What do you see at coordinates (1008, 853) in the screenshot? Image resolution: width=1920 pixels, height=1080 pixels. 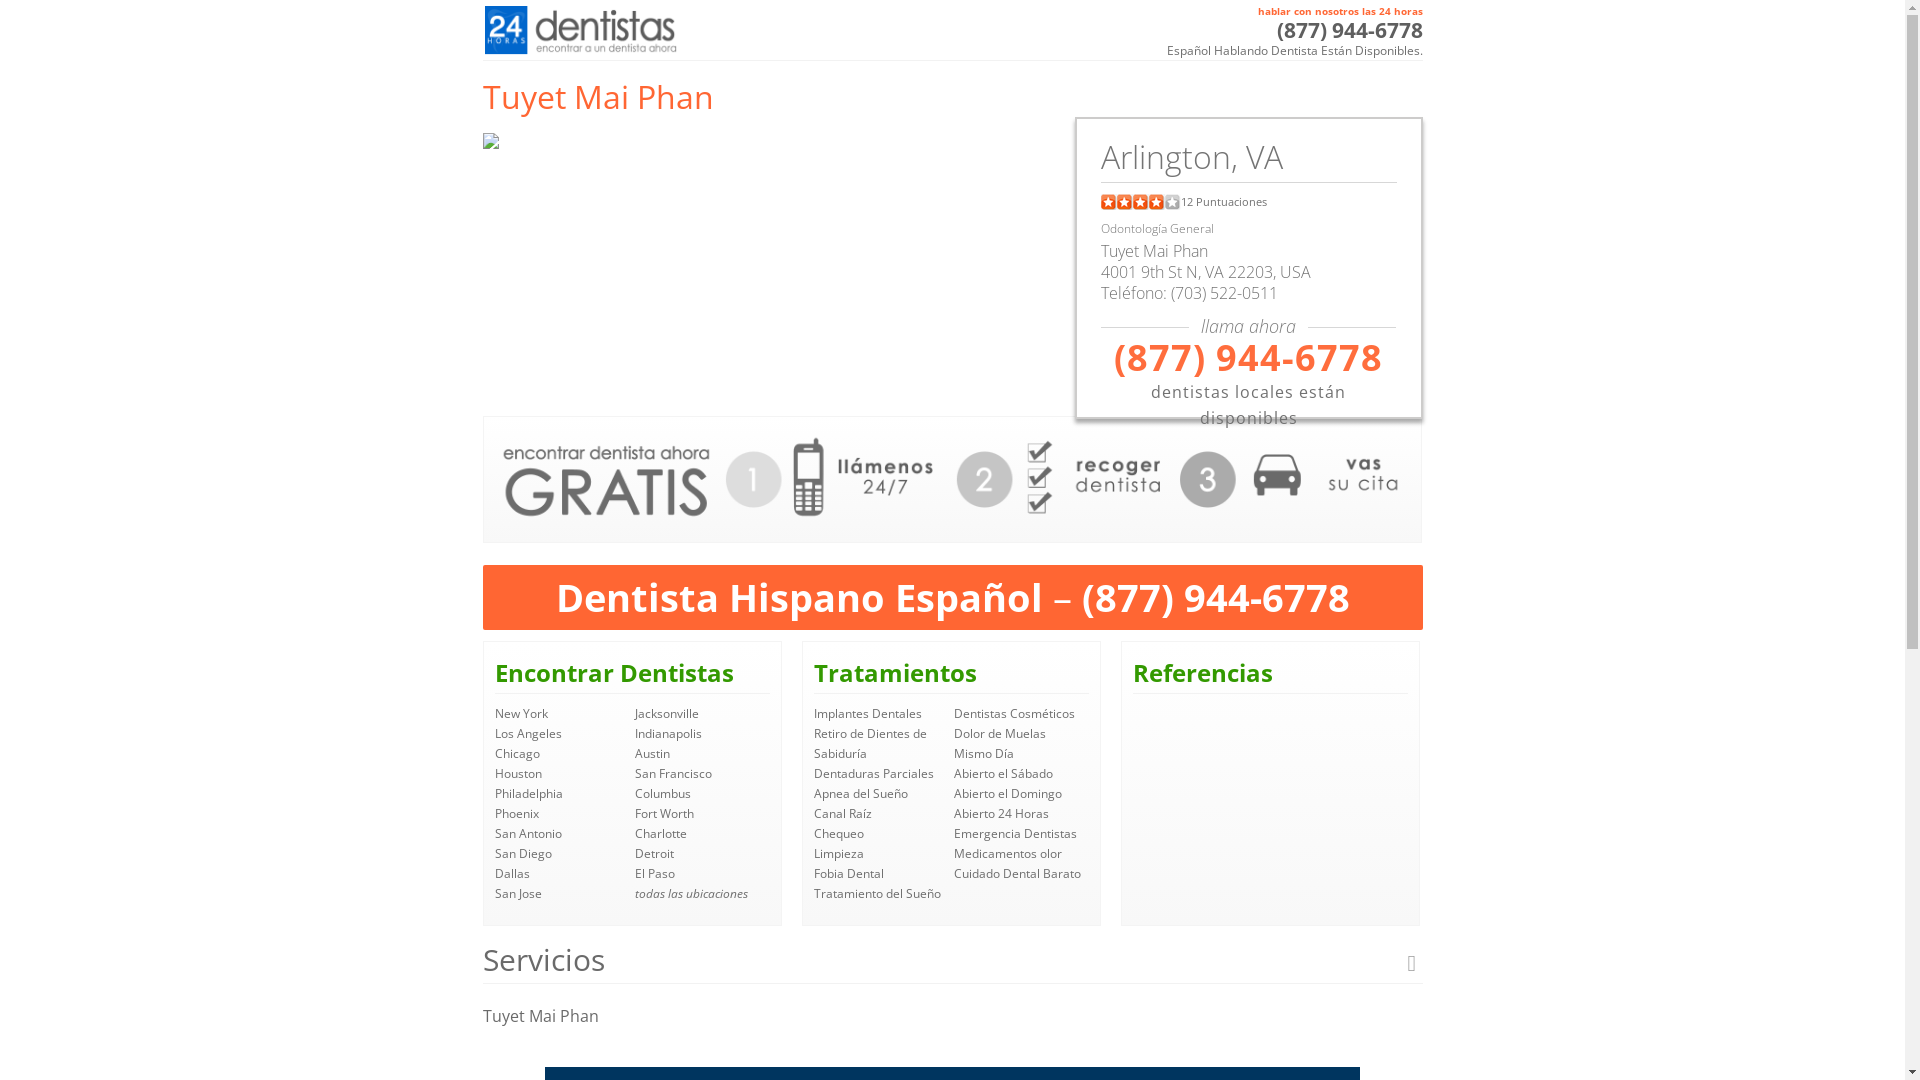 I see `'Medicamentos olor'` at bounding box center [1008, 853].